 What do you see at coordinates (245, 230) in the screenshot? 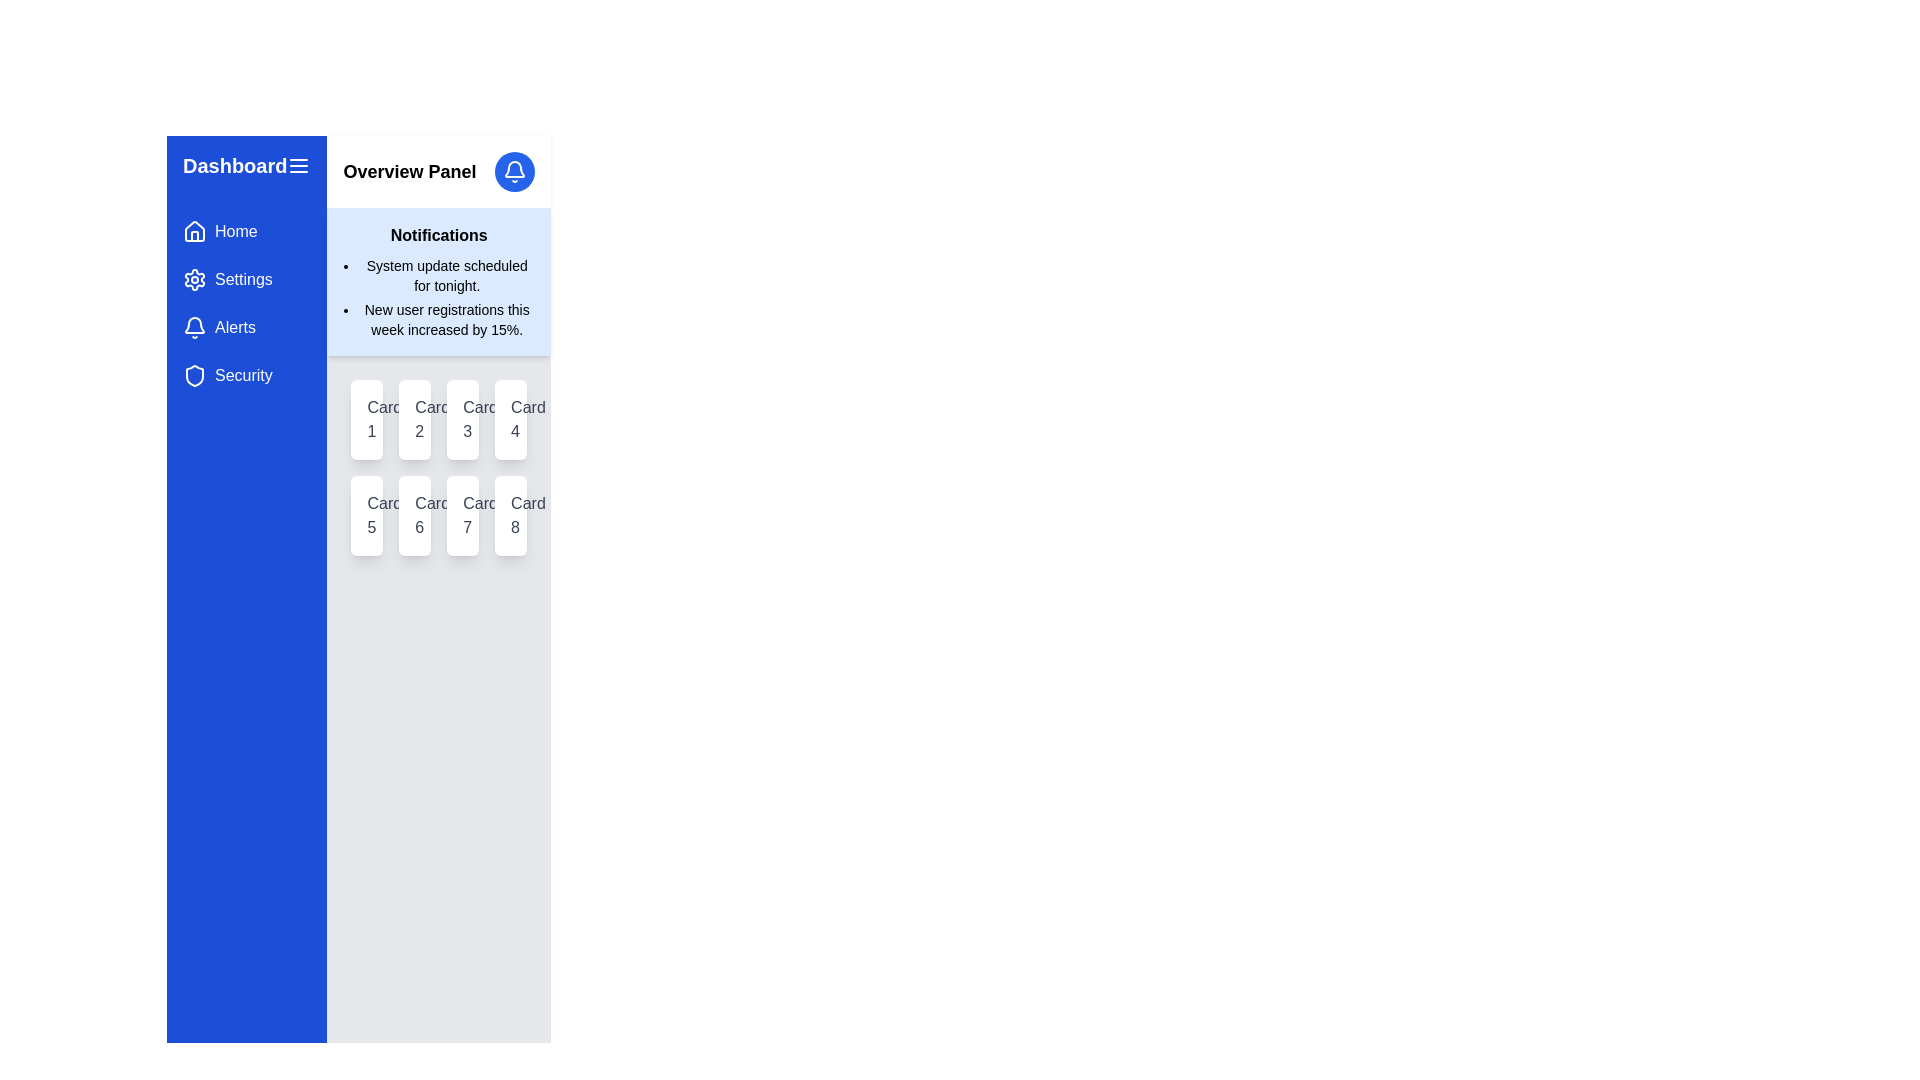
I see `the first menu item in the vertical navigation menu, located below the 'Dashboard' header` at bounding box center [245, 230].